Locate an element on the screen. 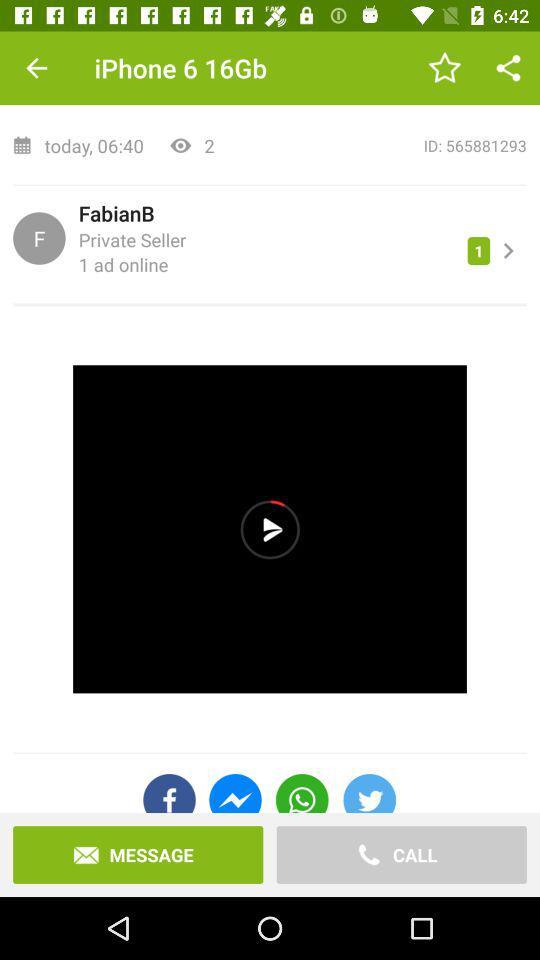 The image size is (540, 960). the item to the right of the iphone 6 16gb is located at coordinates (445, 68).